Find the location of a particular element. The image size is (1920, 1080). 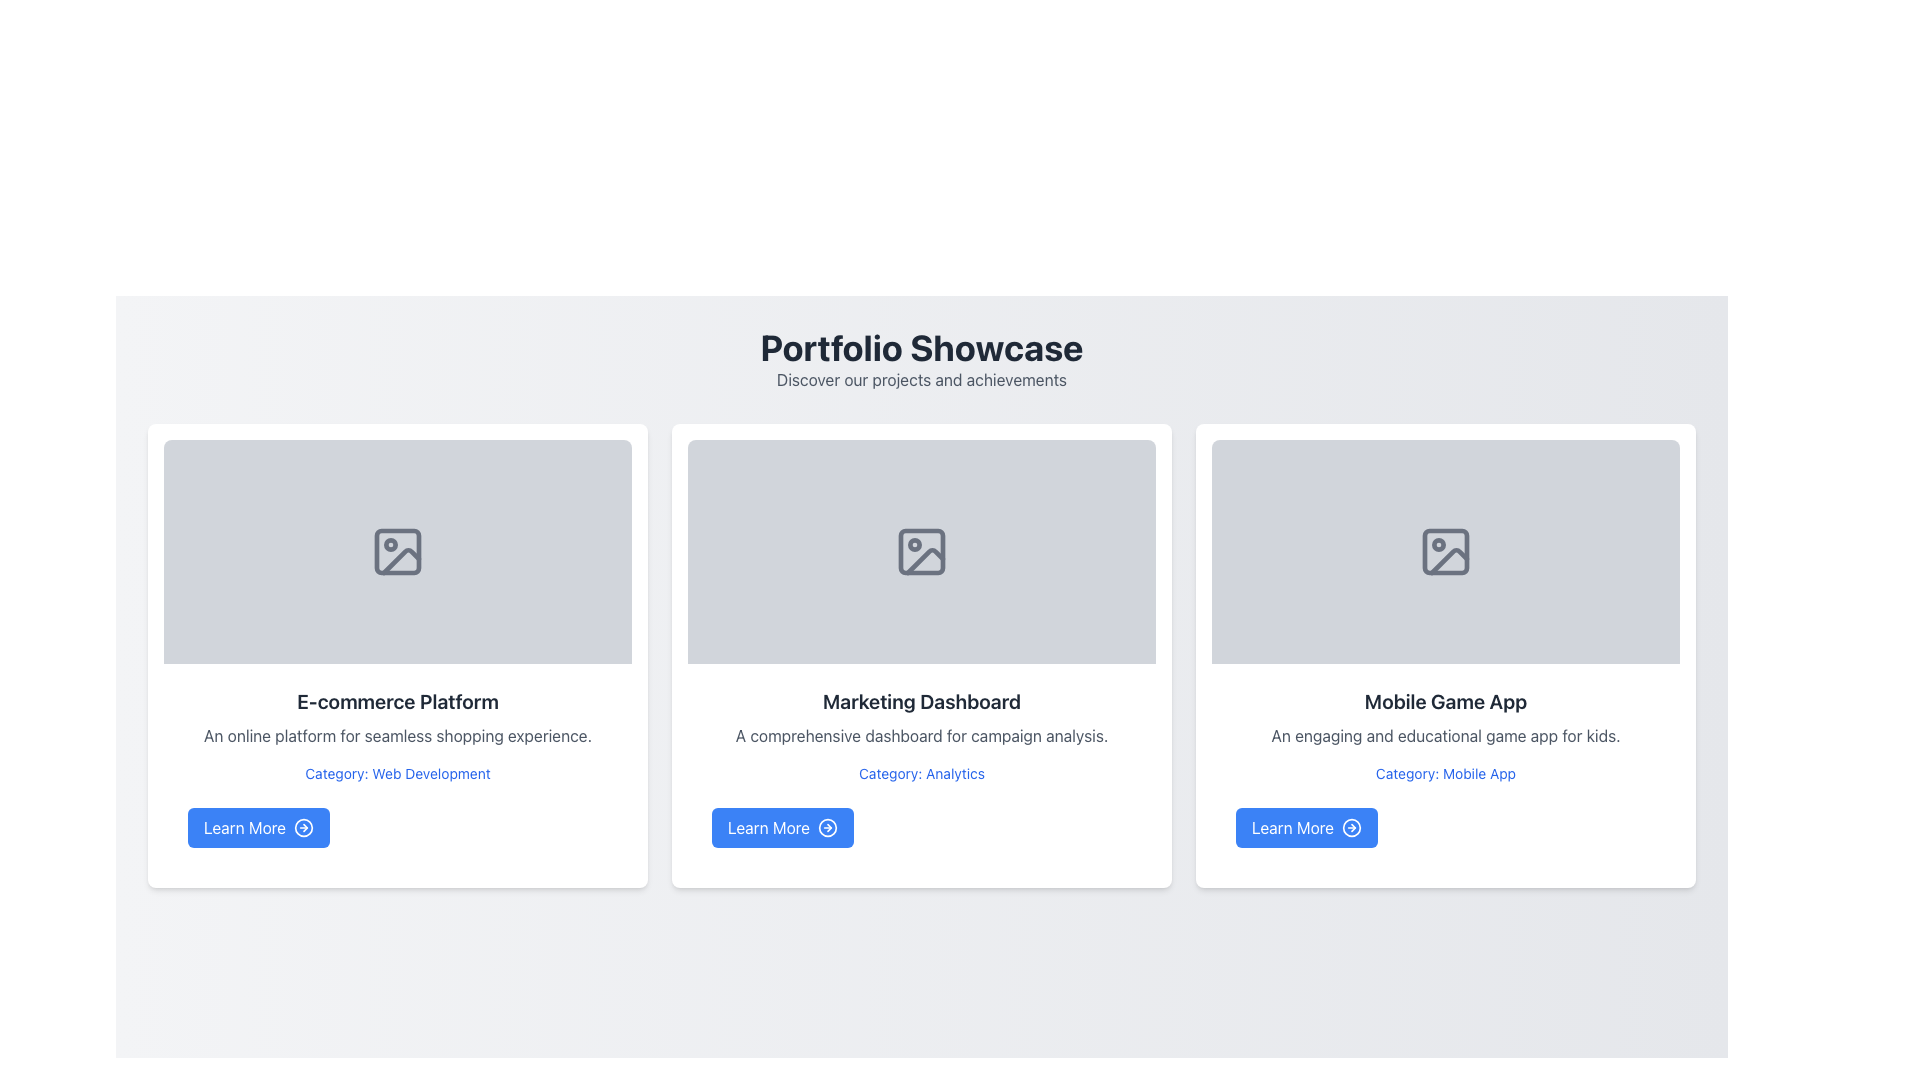

the icon located to the right of the text on the blue button labeled 'Learn More' is located at coordinates (303, 828).